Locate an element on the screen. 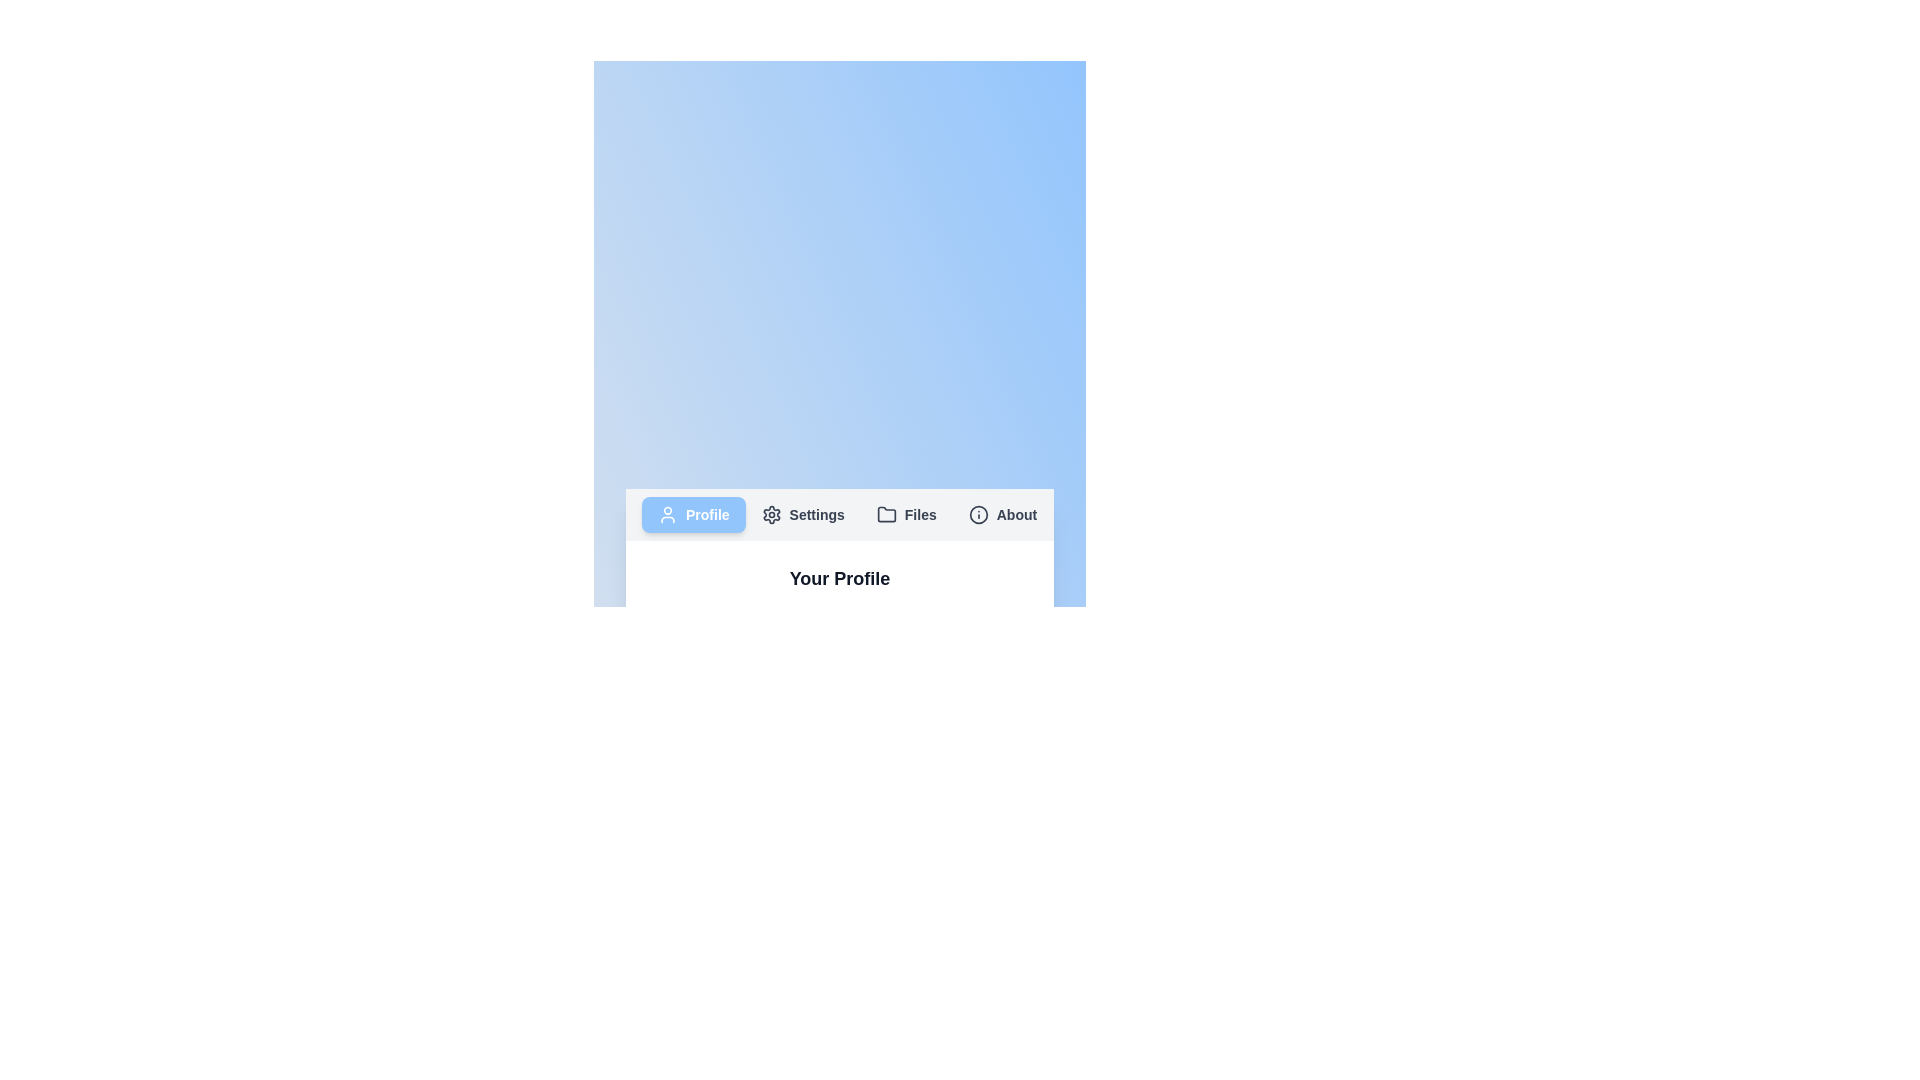 Image resolution: width=1920 pixels, height=1080 pixels. the navigation bar at the top of the user profile interface is located at coordinates (840, 514).